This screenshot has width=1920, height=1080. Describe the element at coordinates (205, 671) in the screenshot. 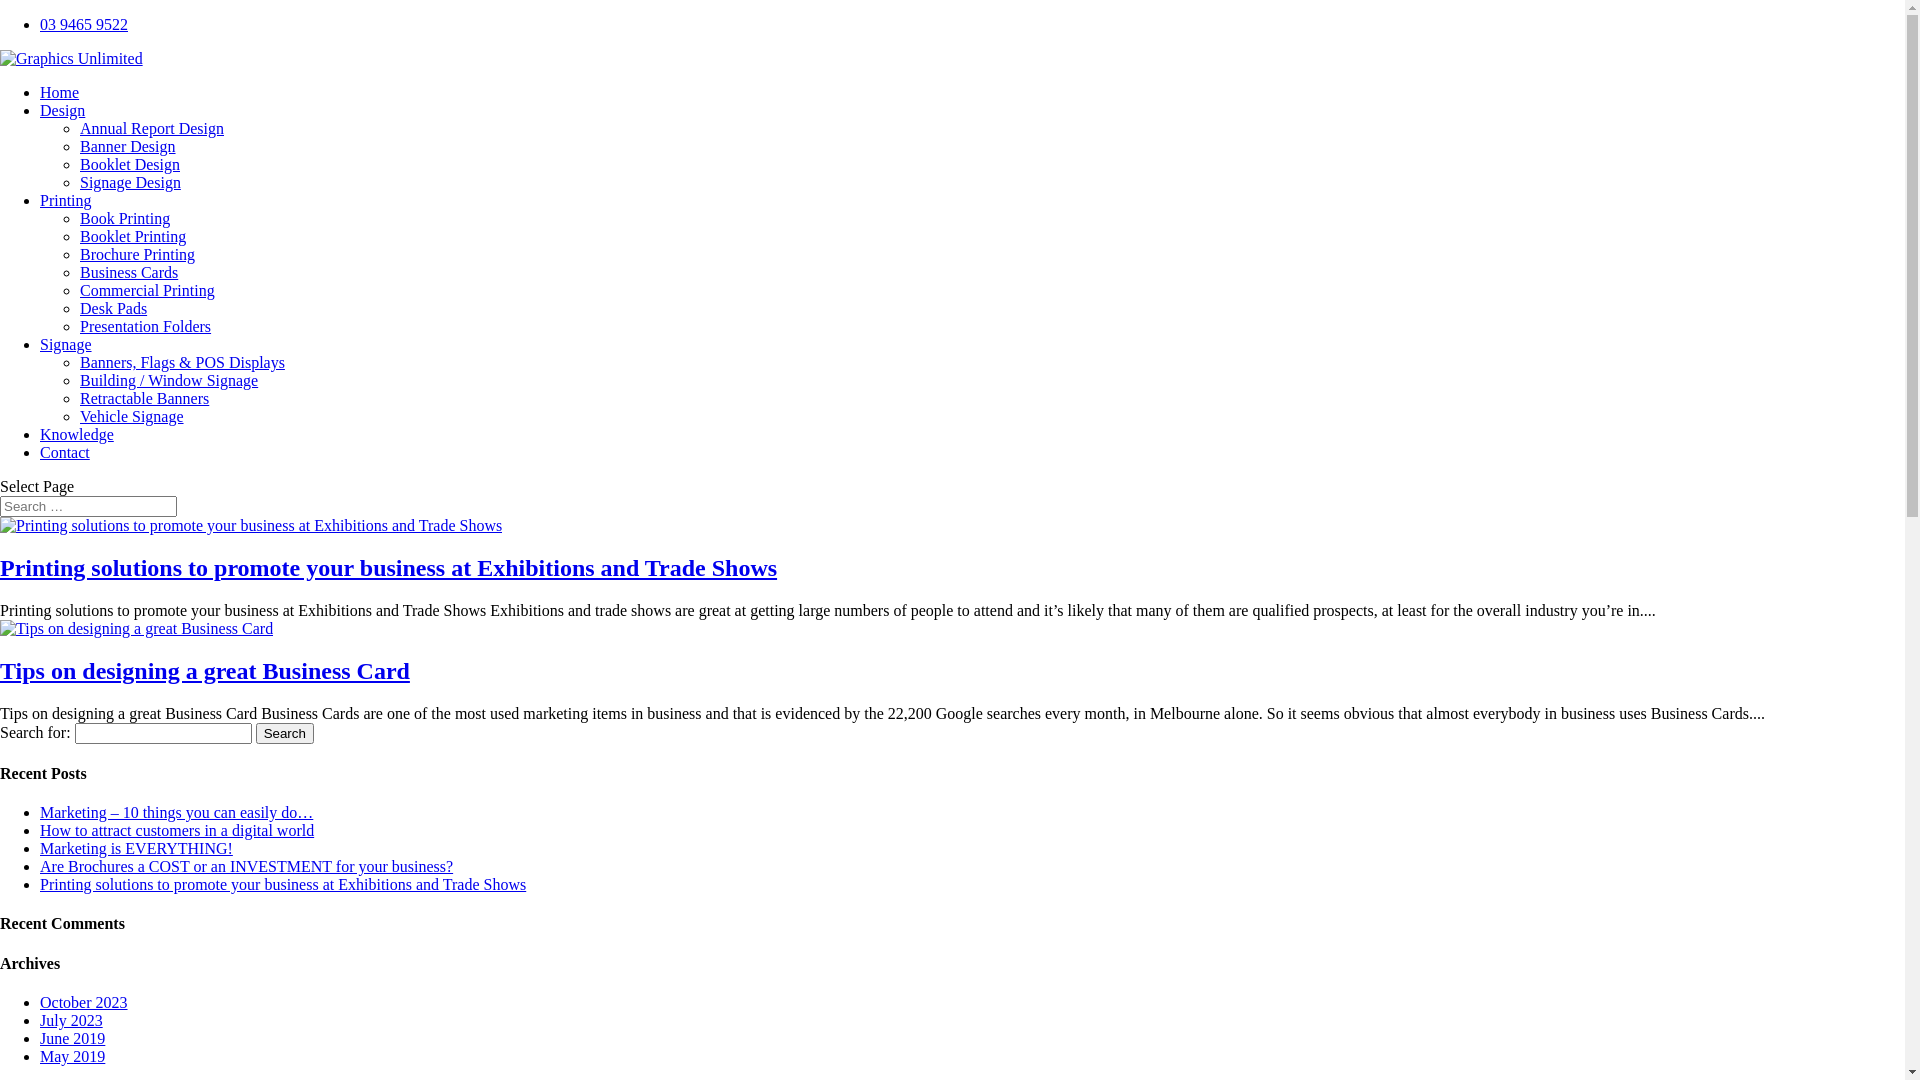

I see `'Tips on designing a great Business Card'` at that location.